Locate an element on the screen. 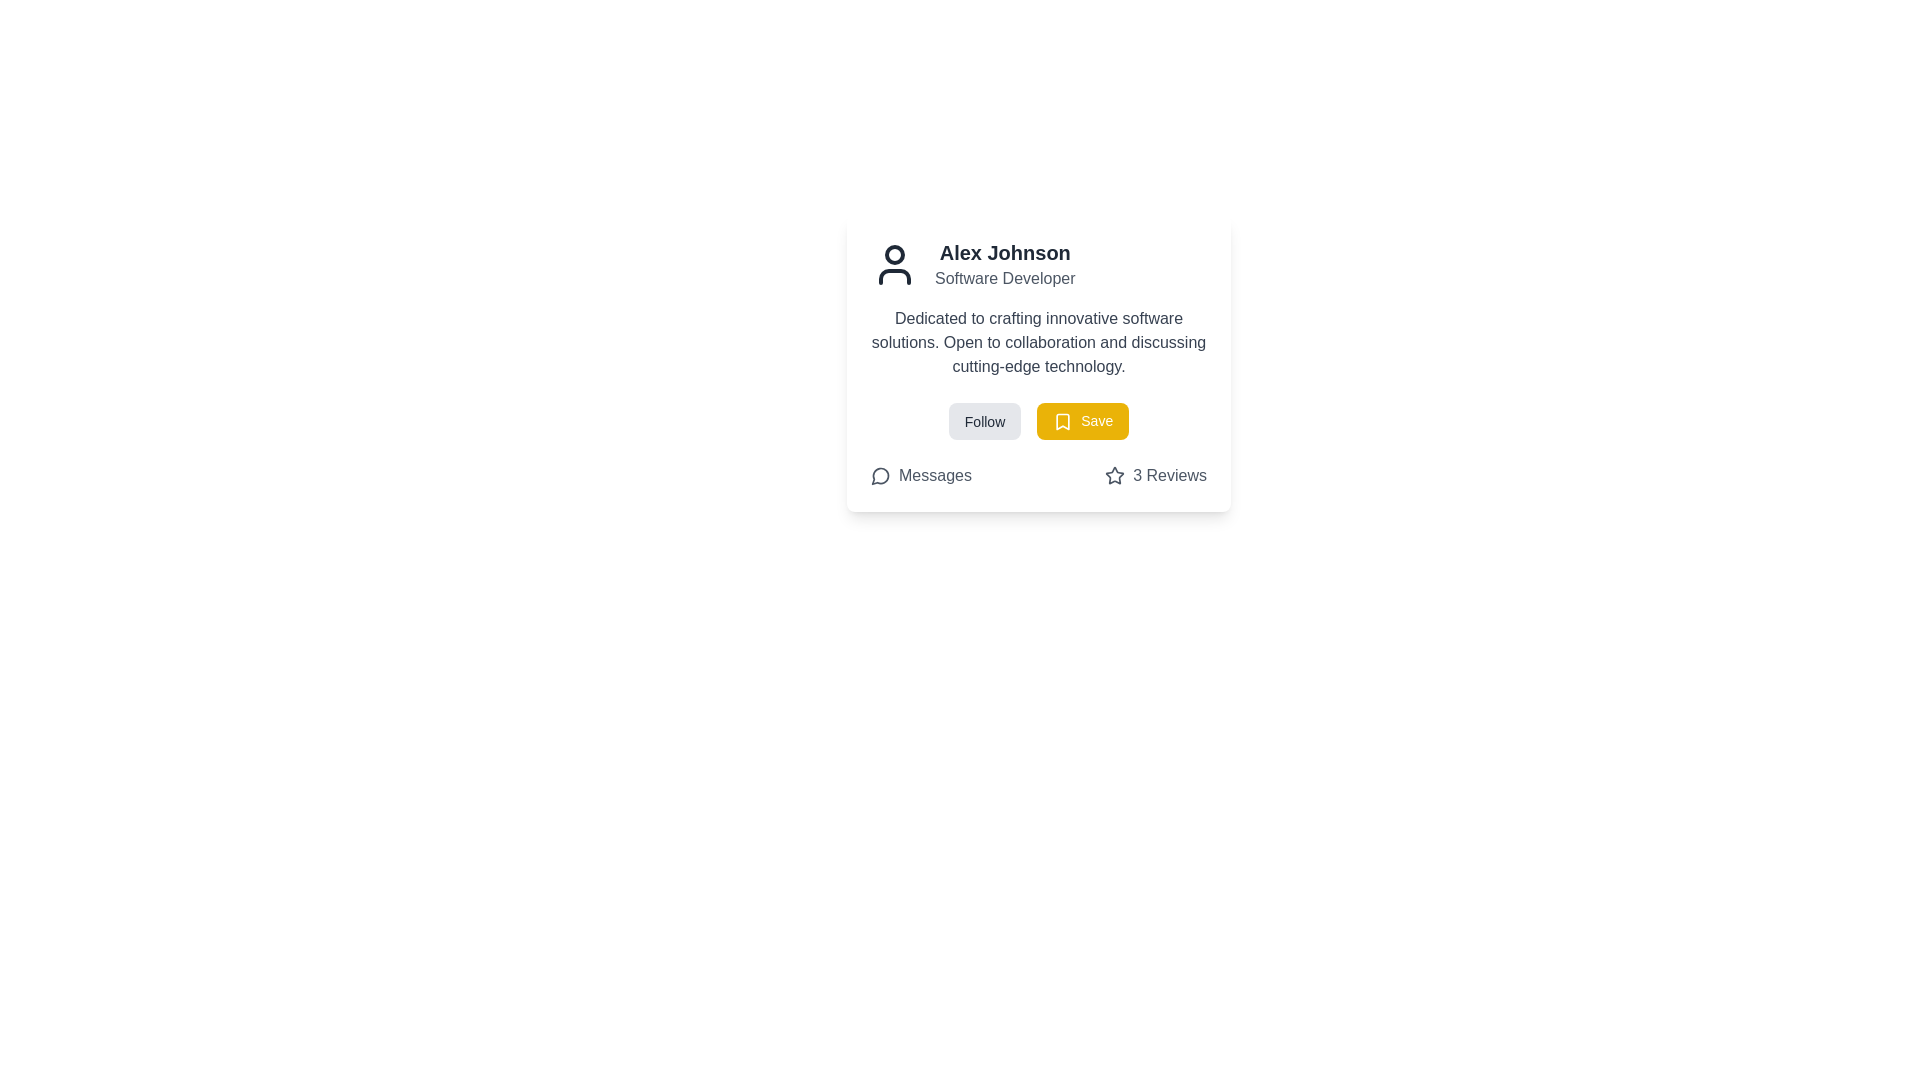  the label with an icon that represents messages, located at the bottom left of the profile card, next to '3 Reviews' is located at coordinates (920, 476).